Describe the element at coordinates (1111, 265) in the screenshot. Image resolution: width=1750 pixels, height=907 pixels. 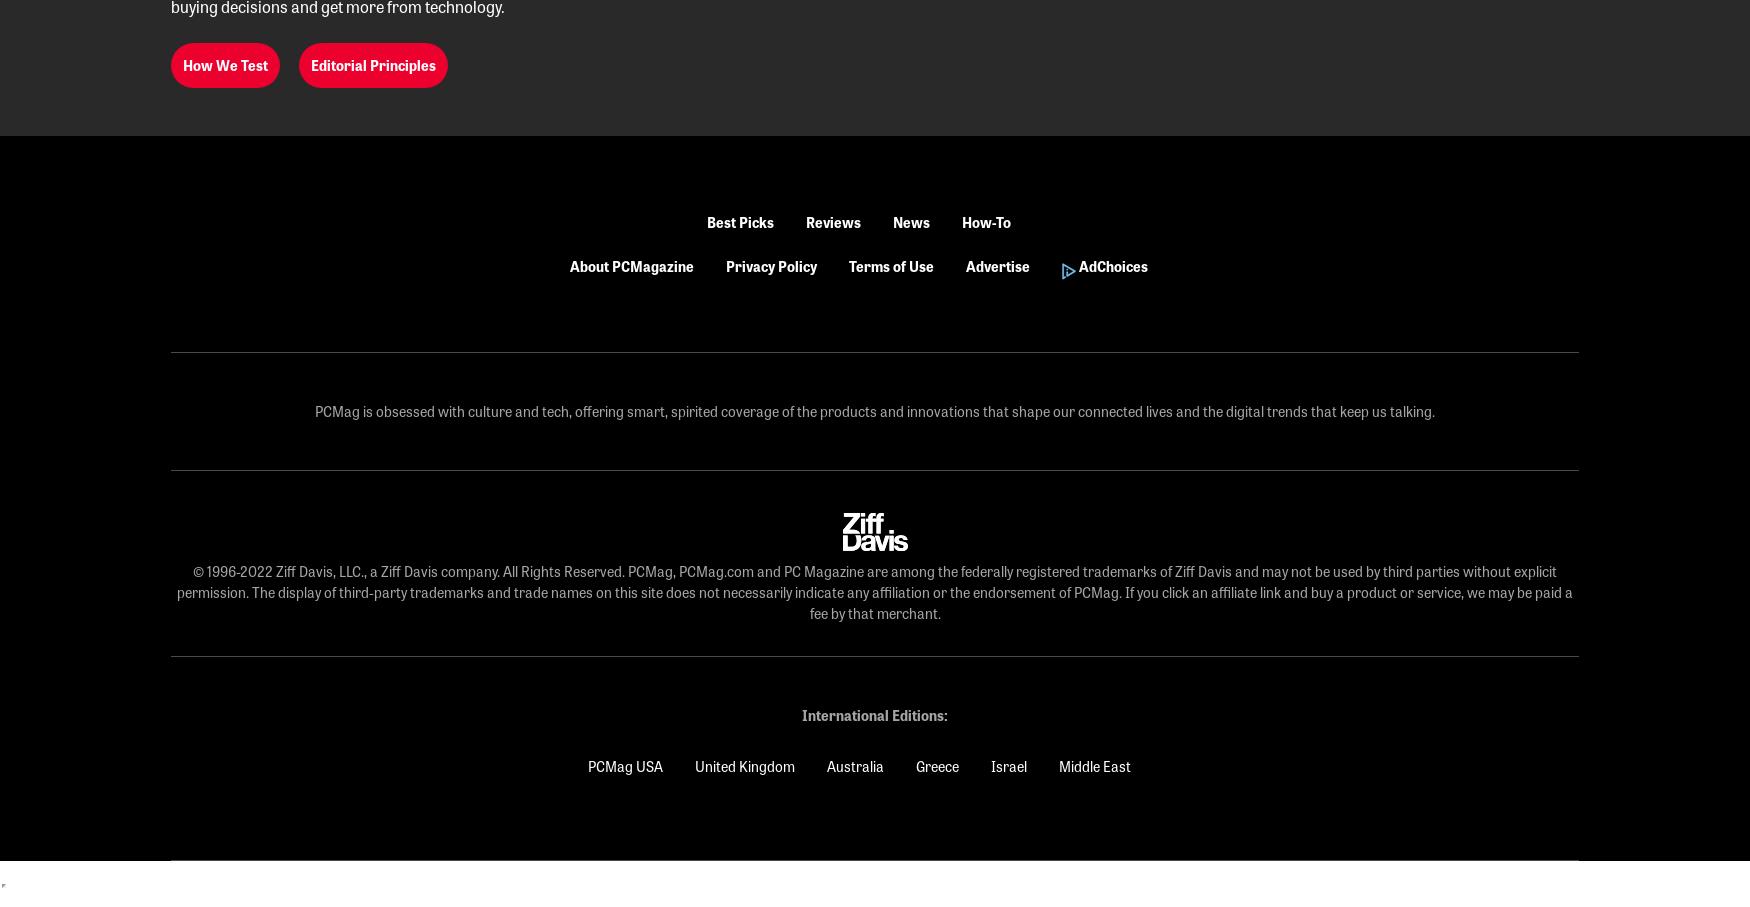
I see `'AdChoices'` at that location.